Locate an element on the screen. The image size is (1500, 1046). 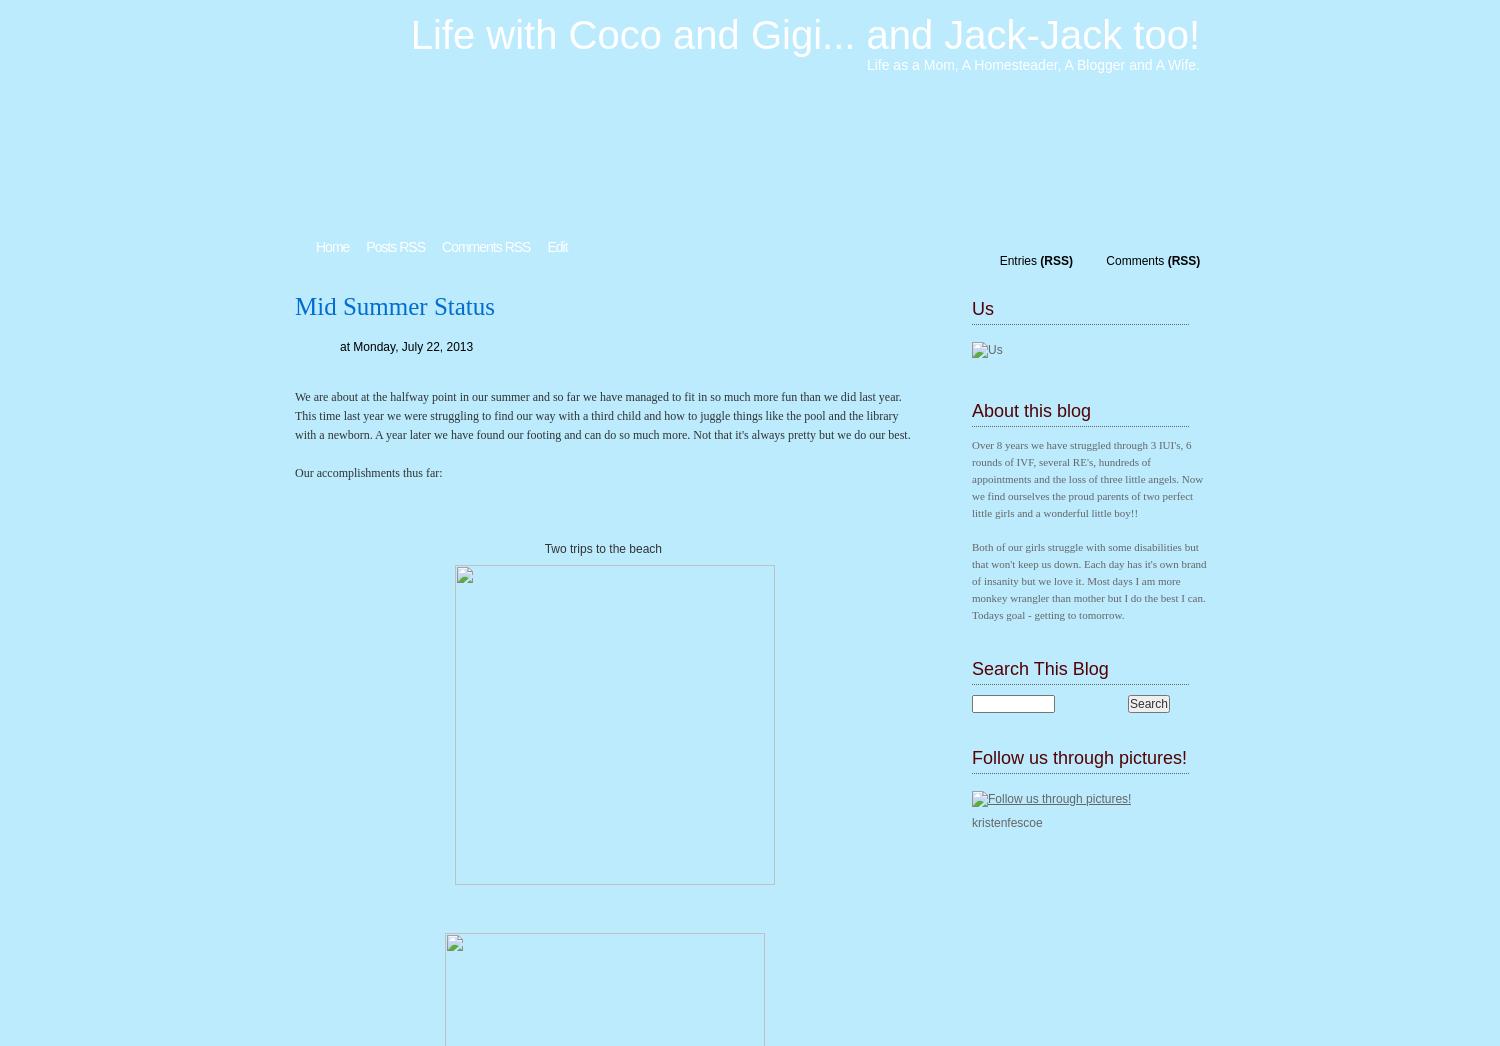
'We are about at the halfway point in our summer and so far we have managed to fit in so much more fun than we did last year. This time last year we were struggling to find our way with a third child and how to juggle things like the pool and the library with a newborn. A year later we have found our footing and can do so much more. Not that it's always pretty but we do our best.' is located at coordinates (601, 415).